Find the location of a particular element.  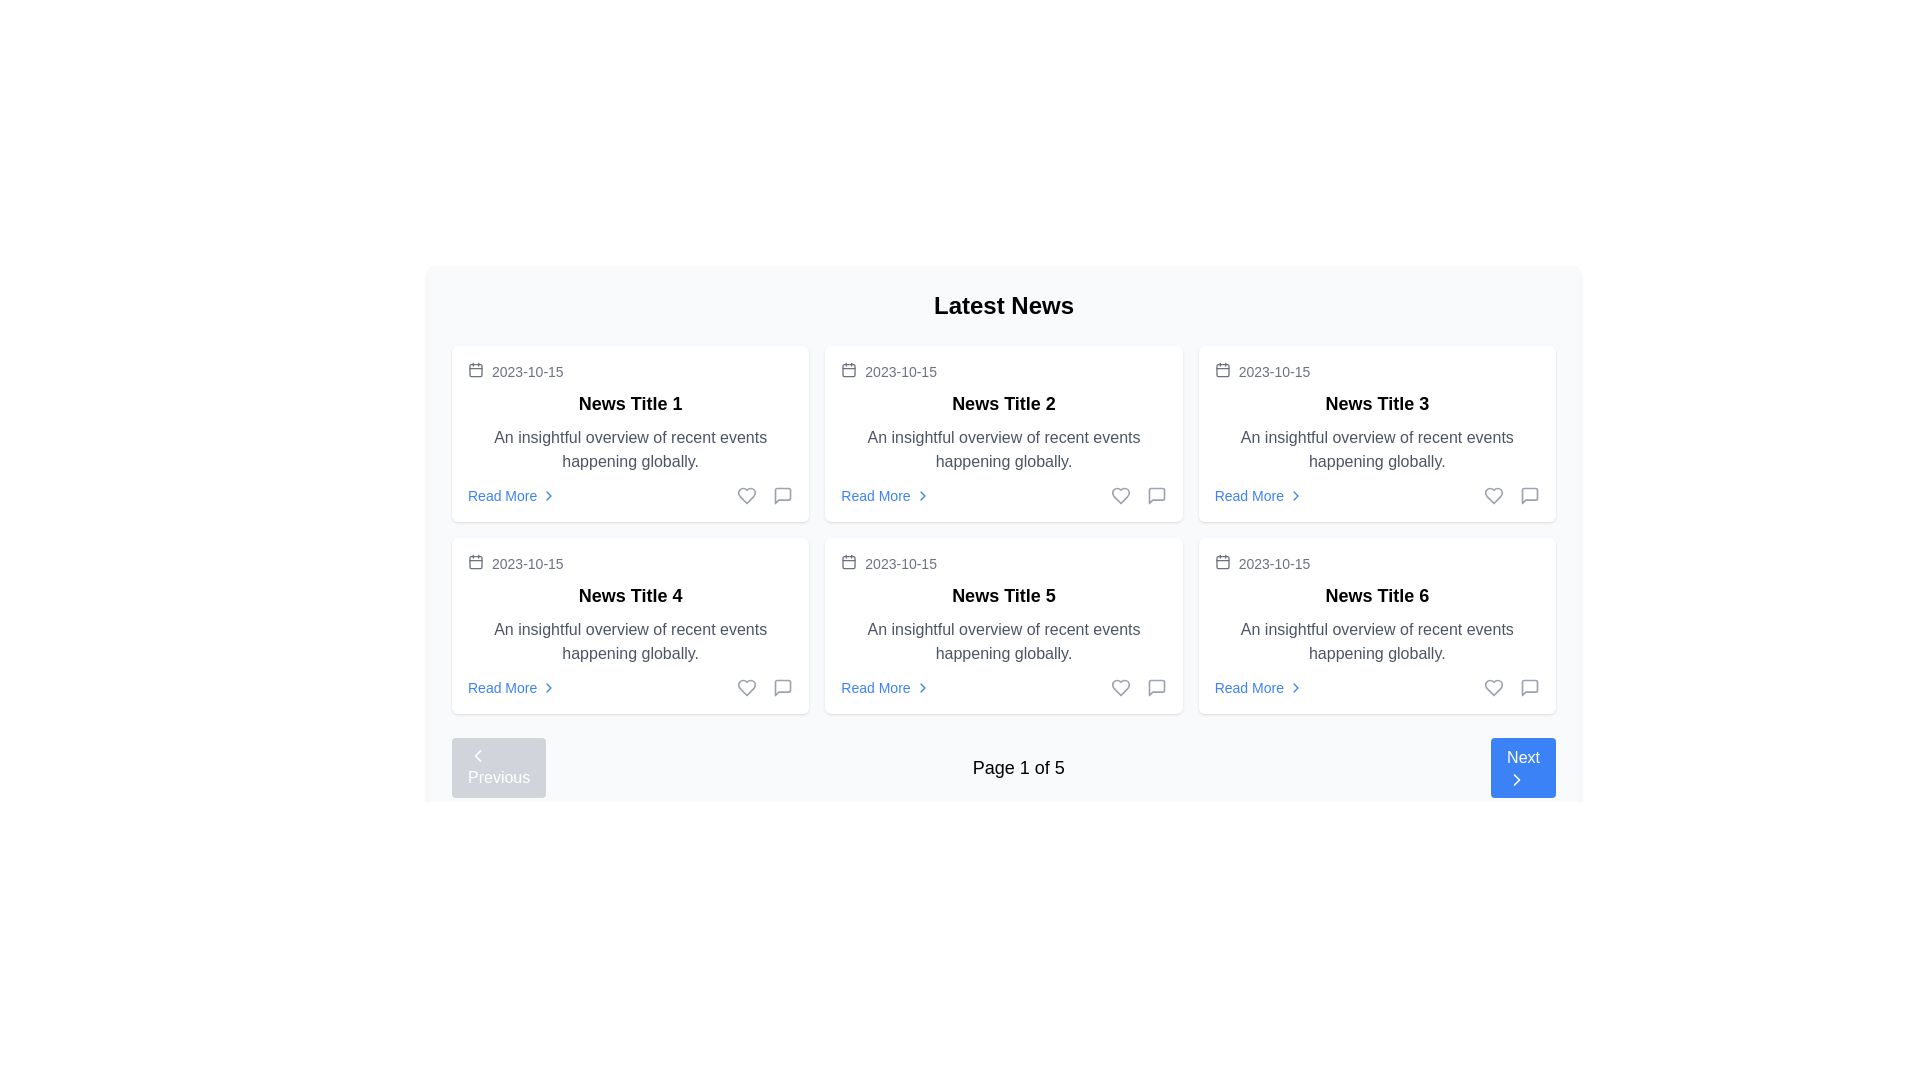

displayed publication date associated with the news article in the top-left corner of the card labeled 'News Title 6' is located at coordinates (1376, 563).